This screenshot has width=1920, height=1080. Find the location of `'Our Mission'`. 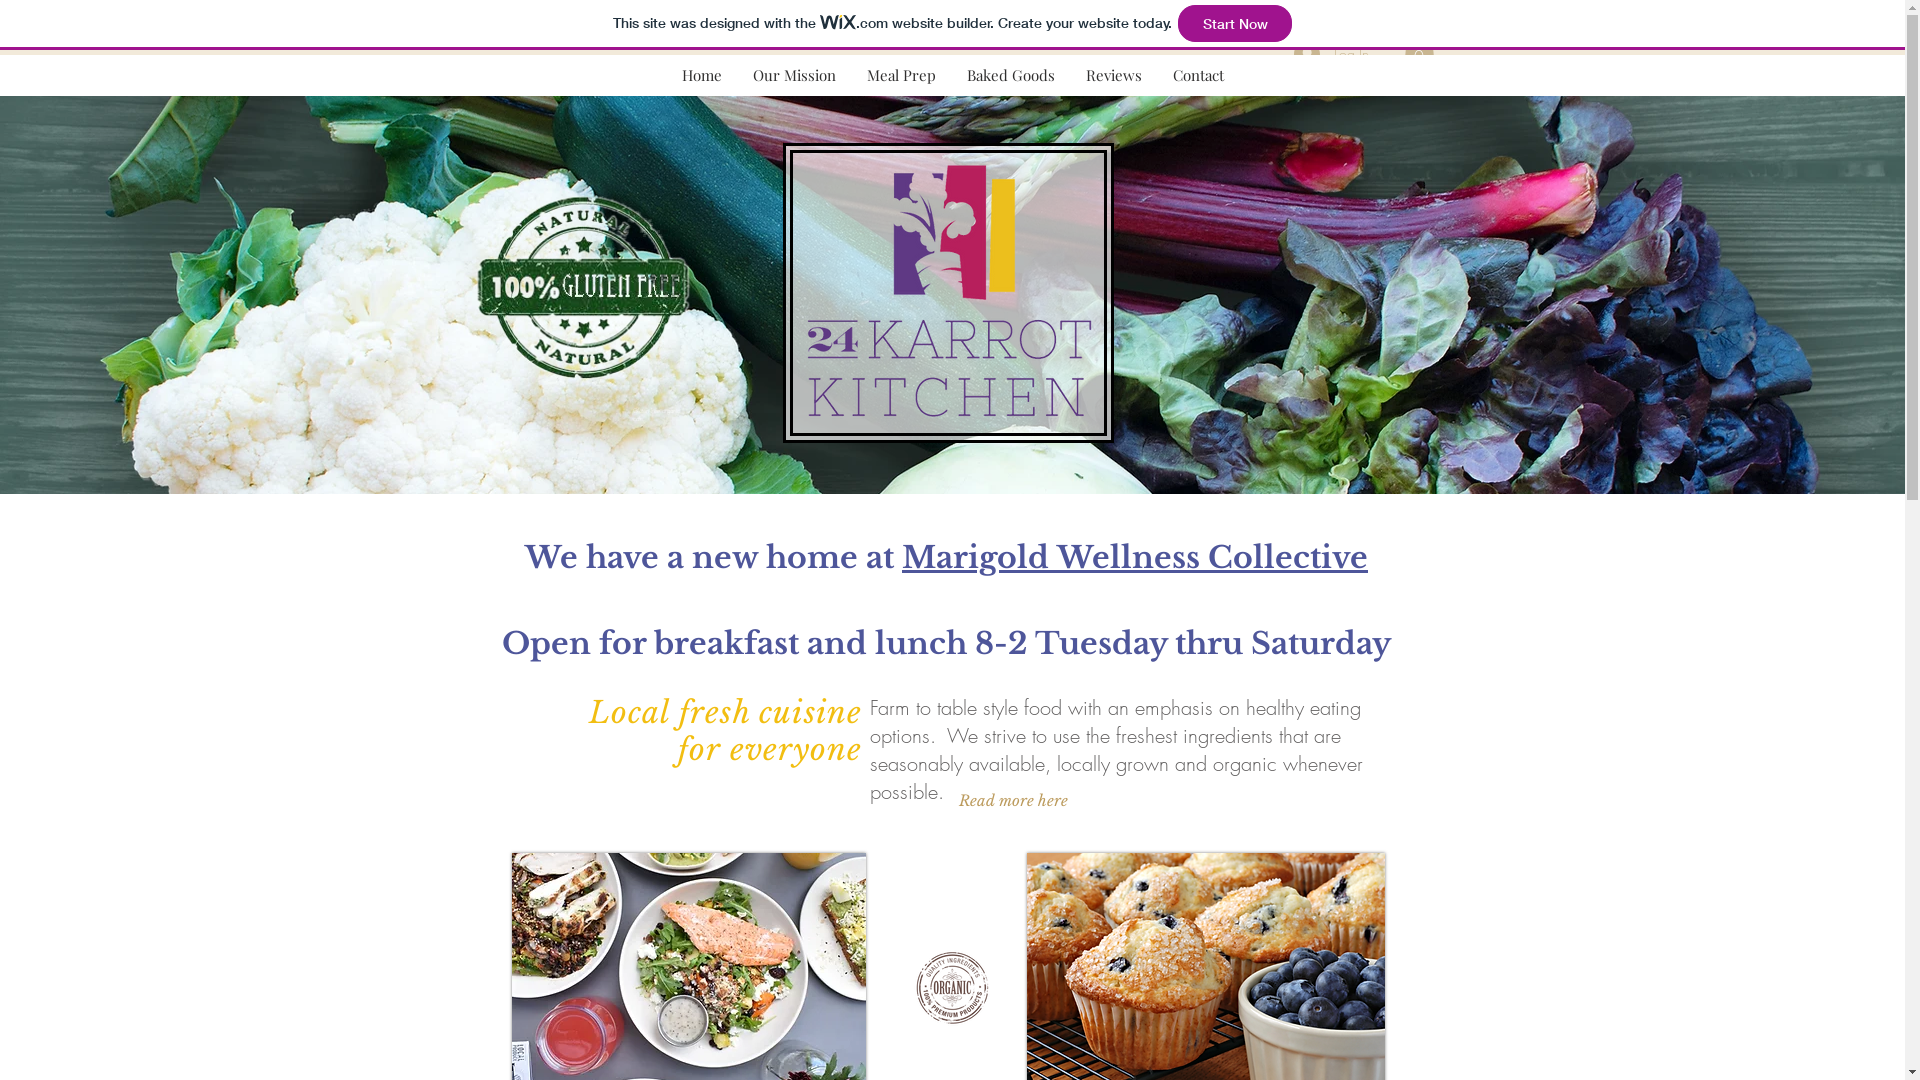

'Our Mission' is located at coordinates (792, 74).